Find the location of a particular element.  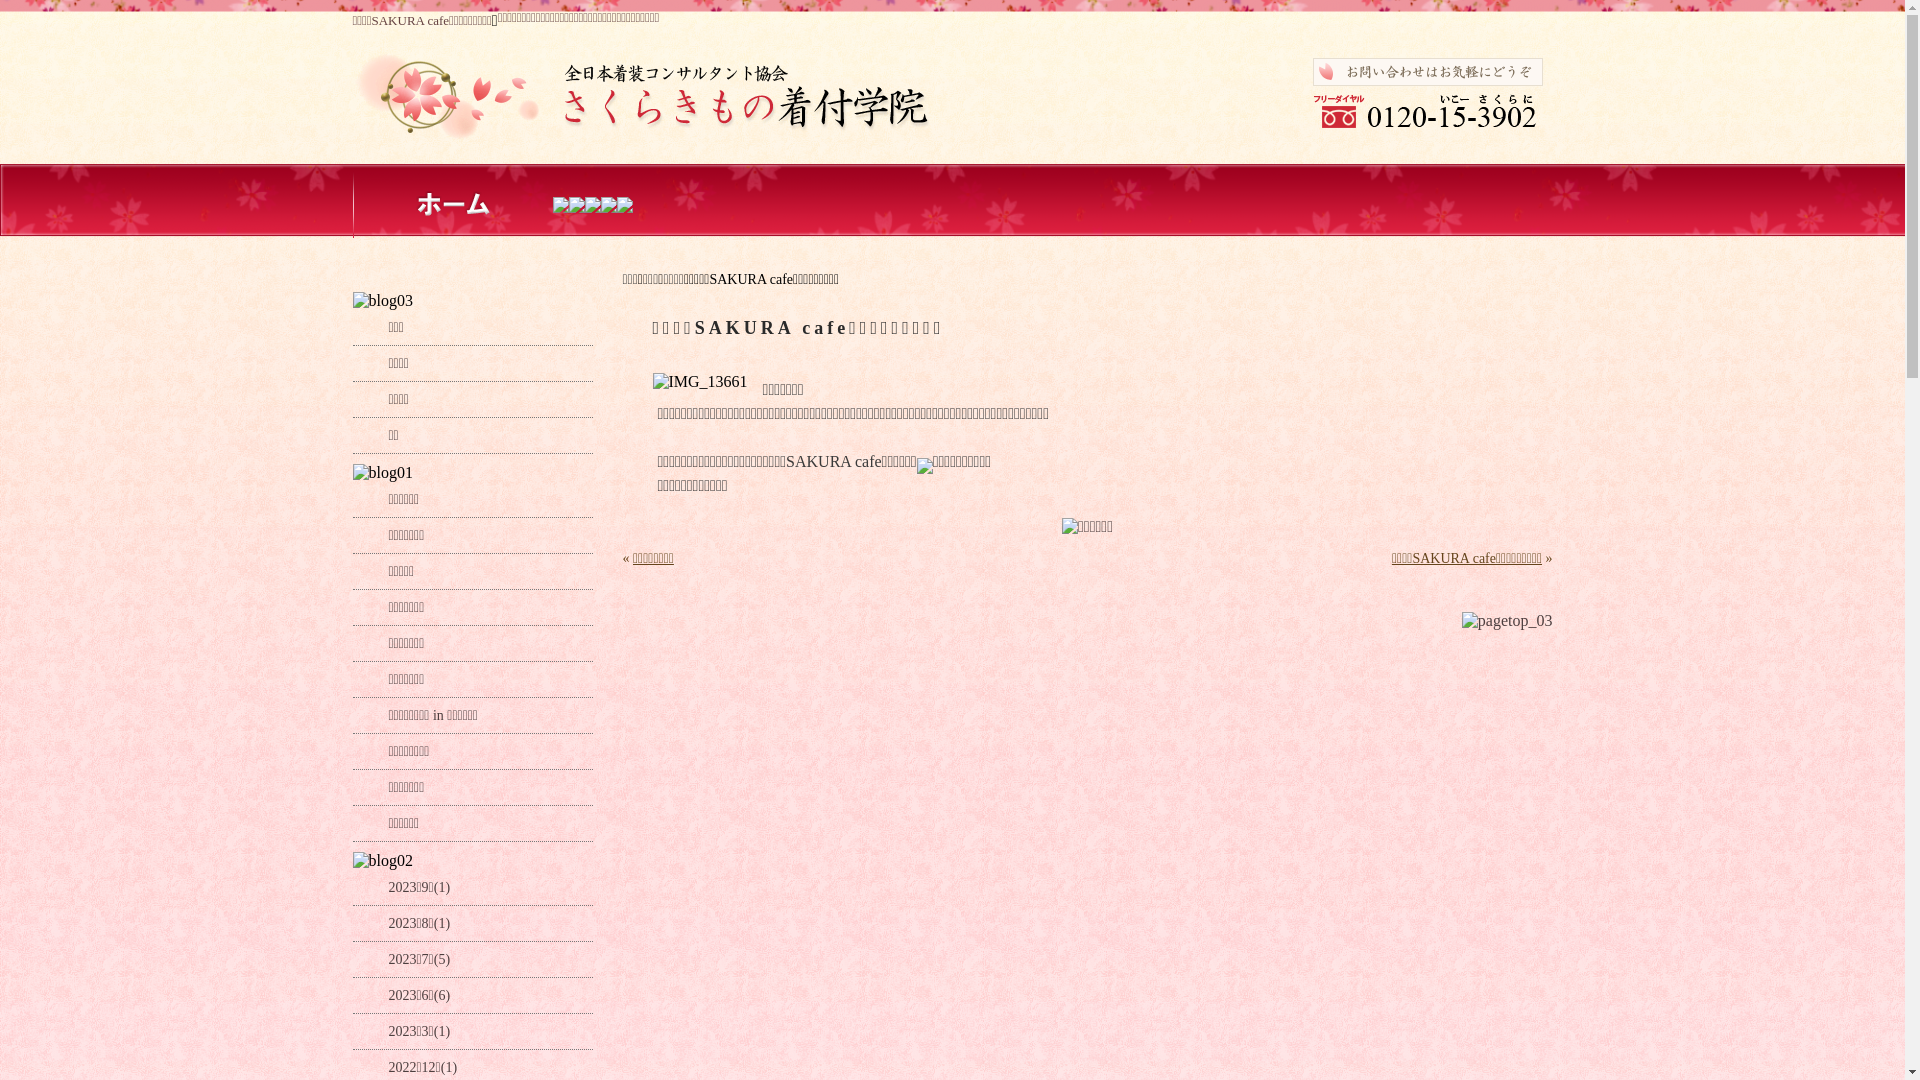

'IMG_1366[1]' is located at coordinates (699, 381).